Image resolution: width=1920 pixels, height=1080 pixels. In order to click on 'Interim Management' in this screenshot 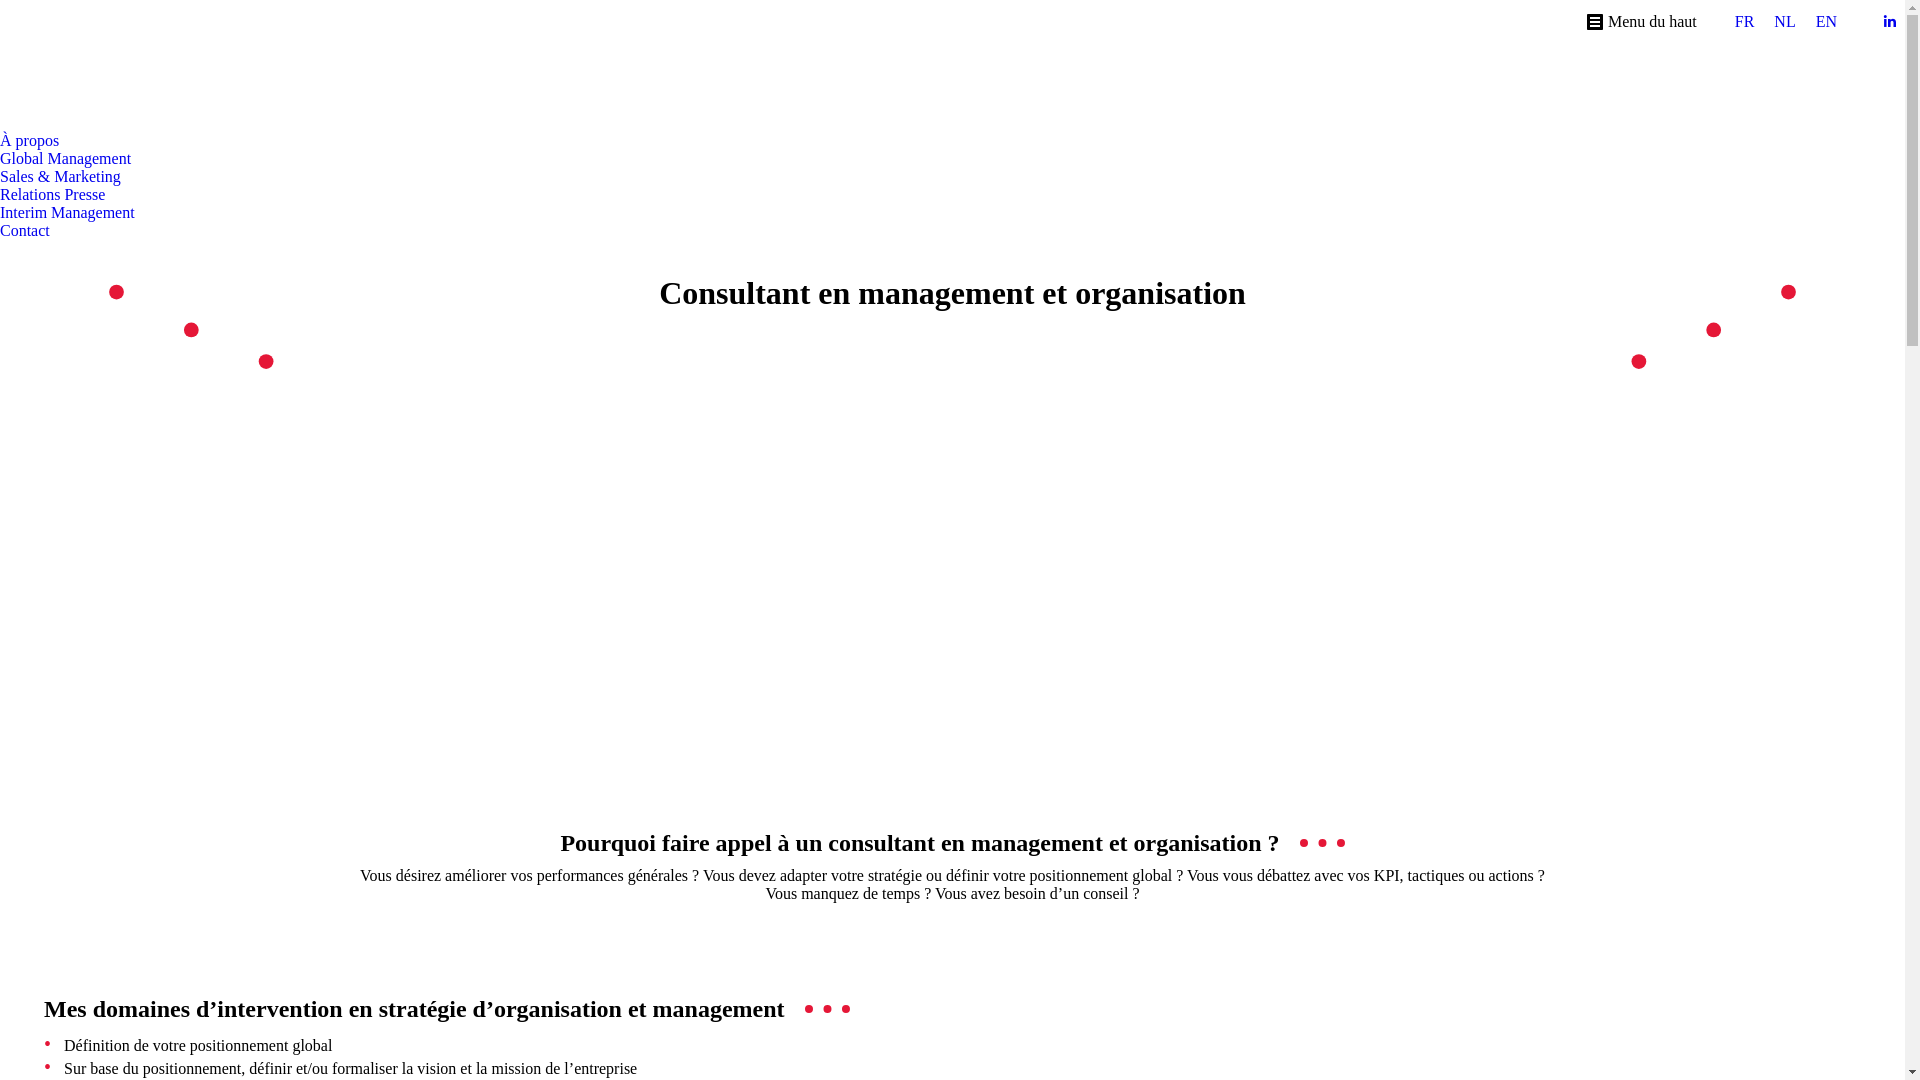, I will do `click(67, 212)`.